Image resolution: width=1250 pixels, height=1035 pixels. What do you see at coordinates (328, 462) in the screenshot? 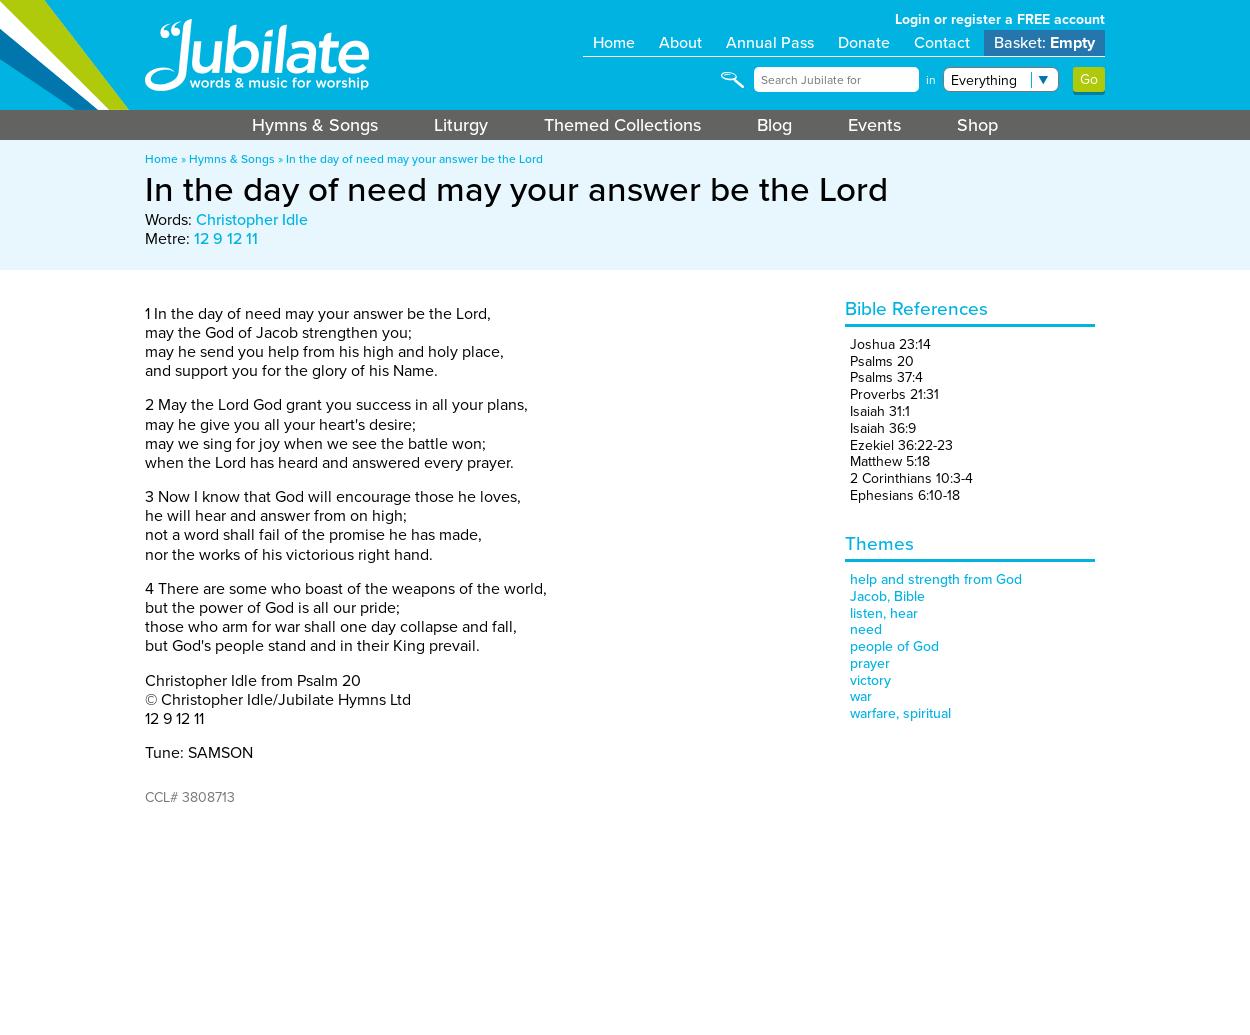
I see `'when the Lord has heard and answered every prayer.'` at bounding box center [328, 462].